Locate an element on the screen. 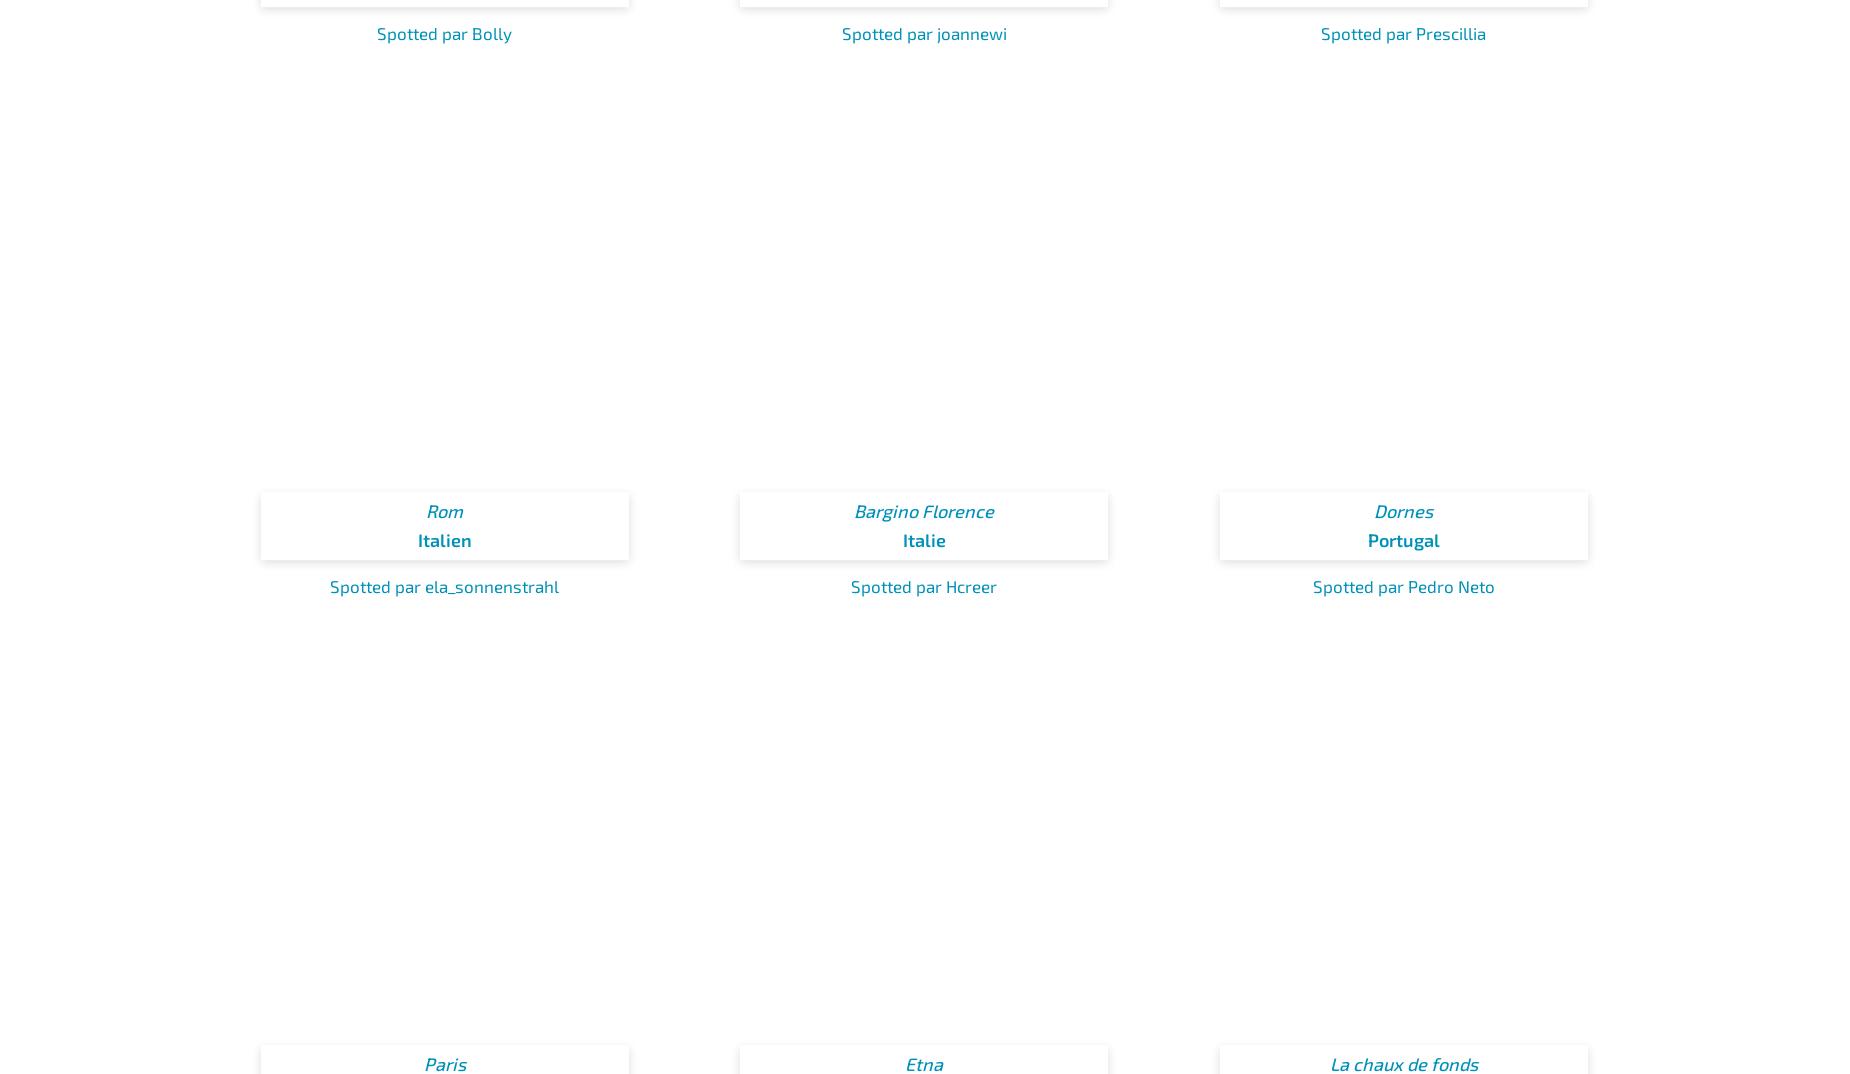 This screenshot has height=1074, width=1850. 'Bargino Florence' is located at coordinates (853, 511).